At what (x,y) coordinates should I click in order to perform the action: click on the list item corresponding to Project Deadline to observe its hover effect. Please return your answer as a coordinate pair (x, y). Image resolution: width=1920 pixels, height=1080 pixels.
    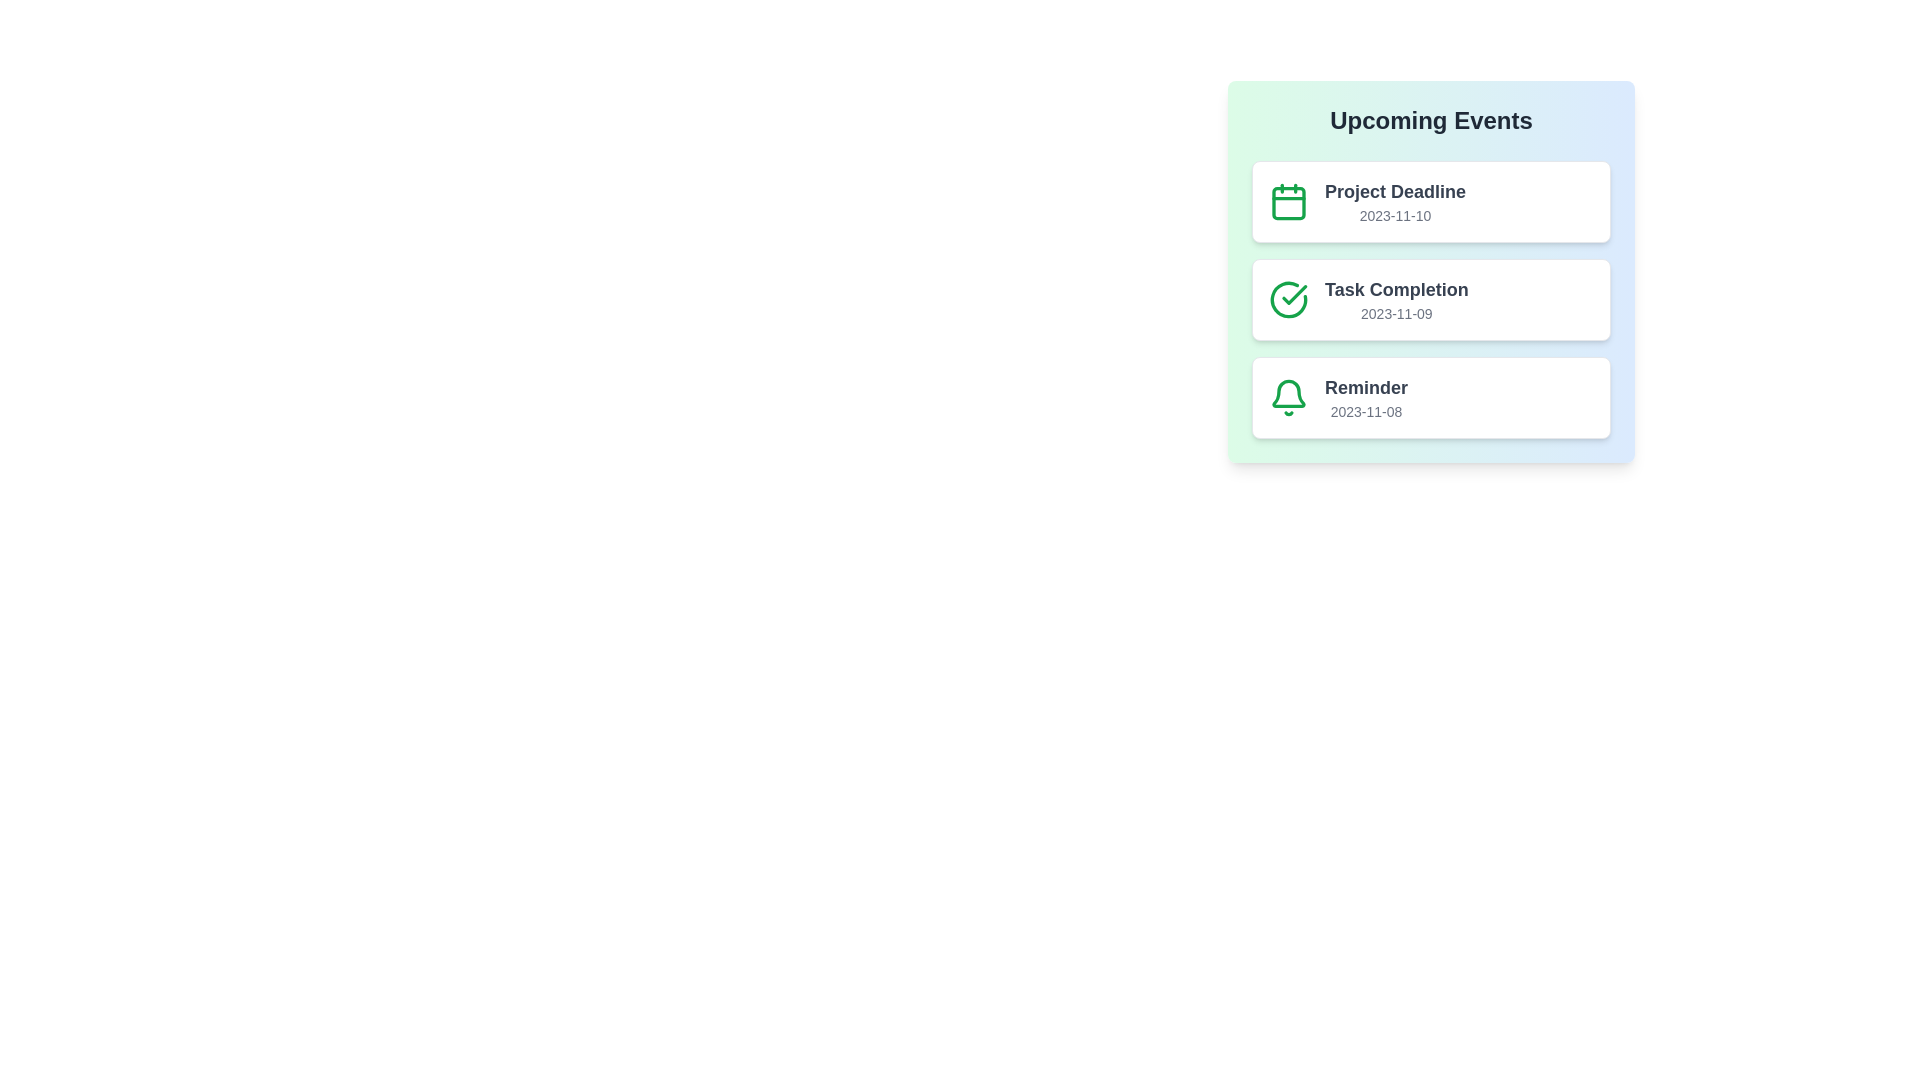
    Looking at the image, I should click on (1430, 201).